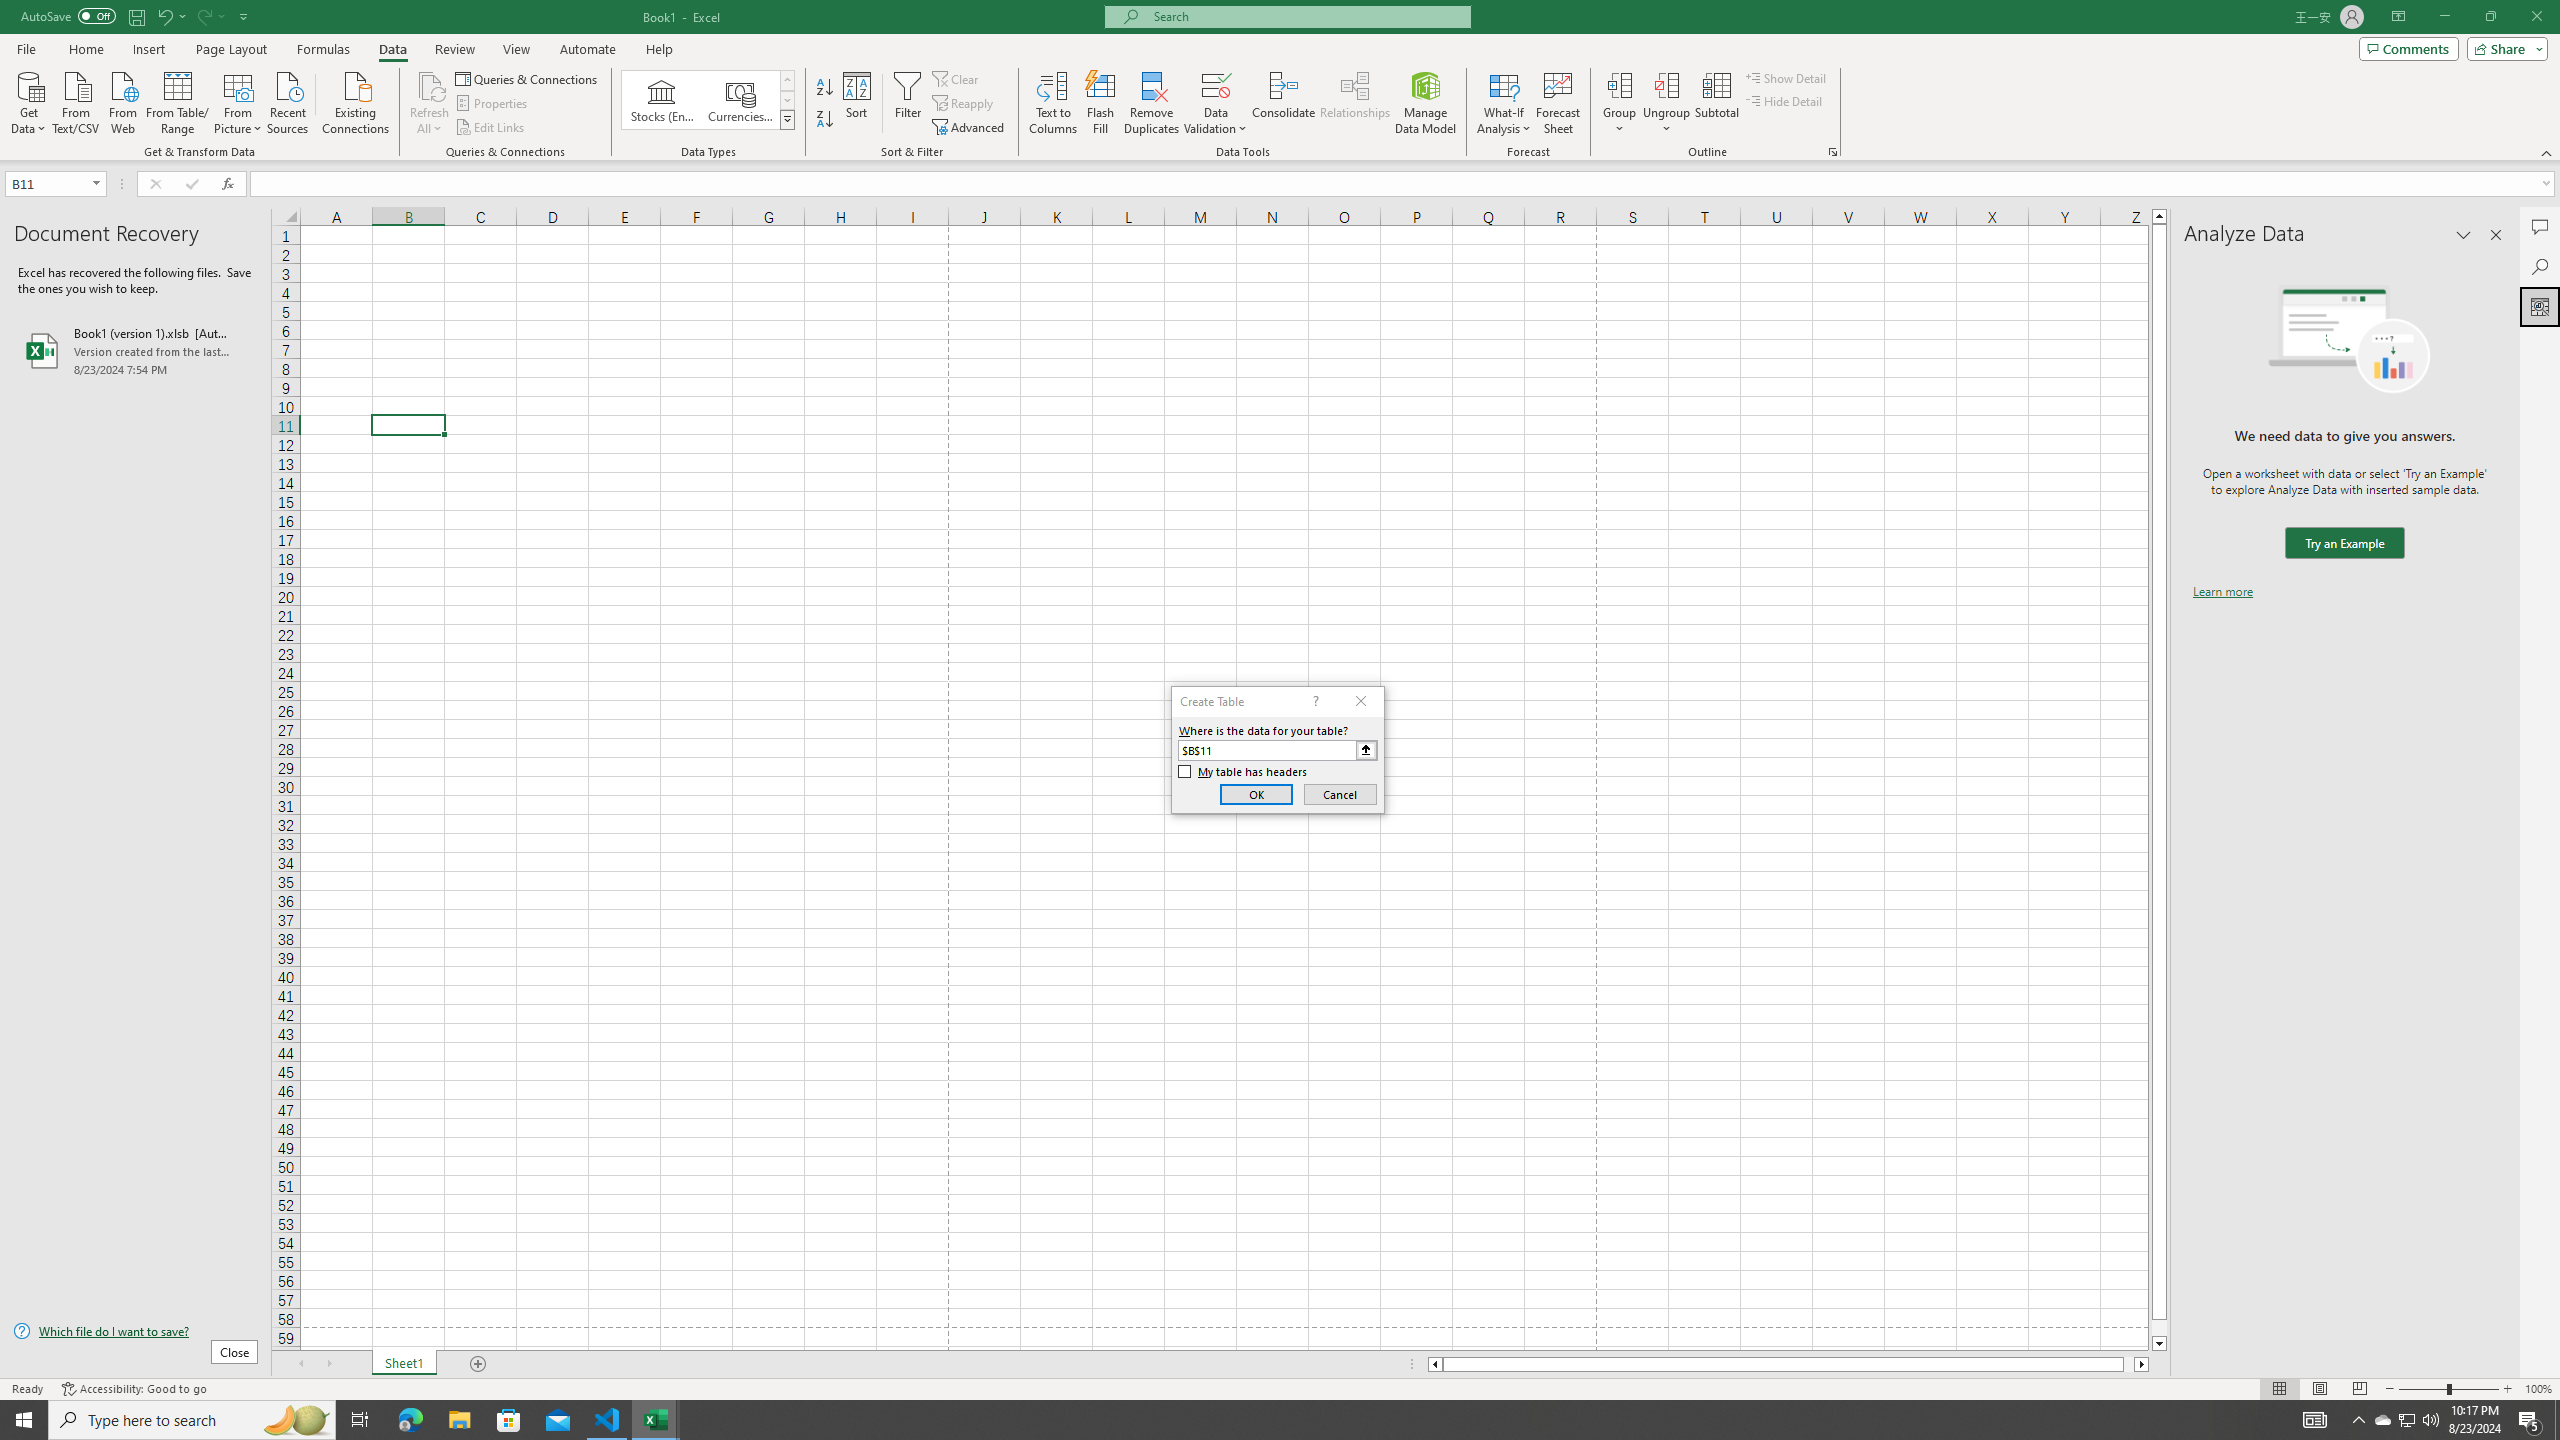 This screenshot has width=2560, height=1440. What do you see at coordinates (134, 349) in the screenshot?
I see `'Book1 (version 1).xlsb  [AutoRecovered]'` at bounding box center [134, 349].